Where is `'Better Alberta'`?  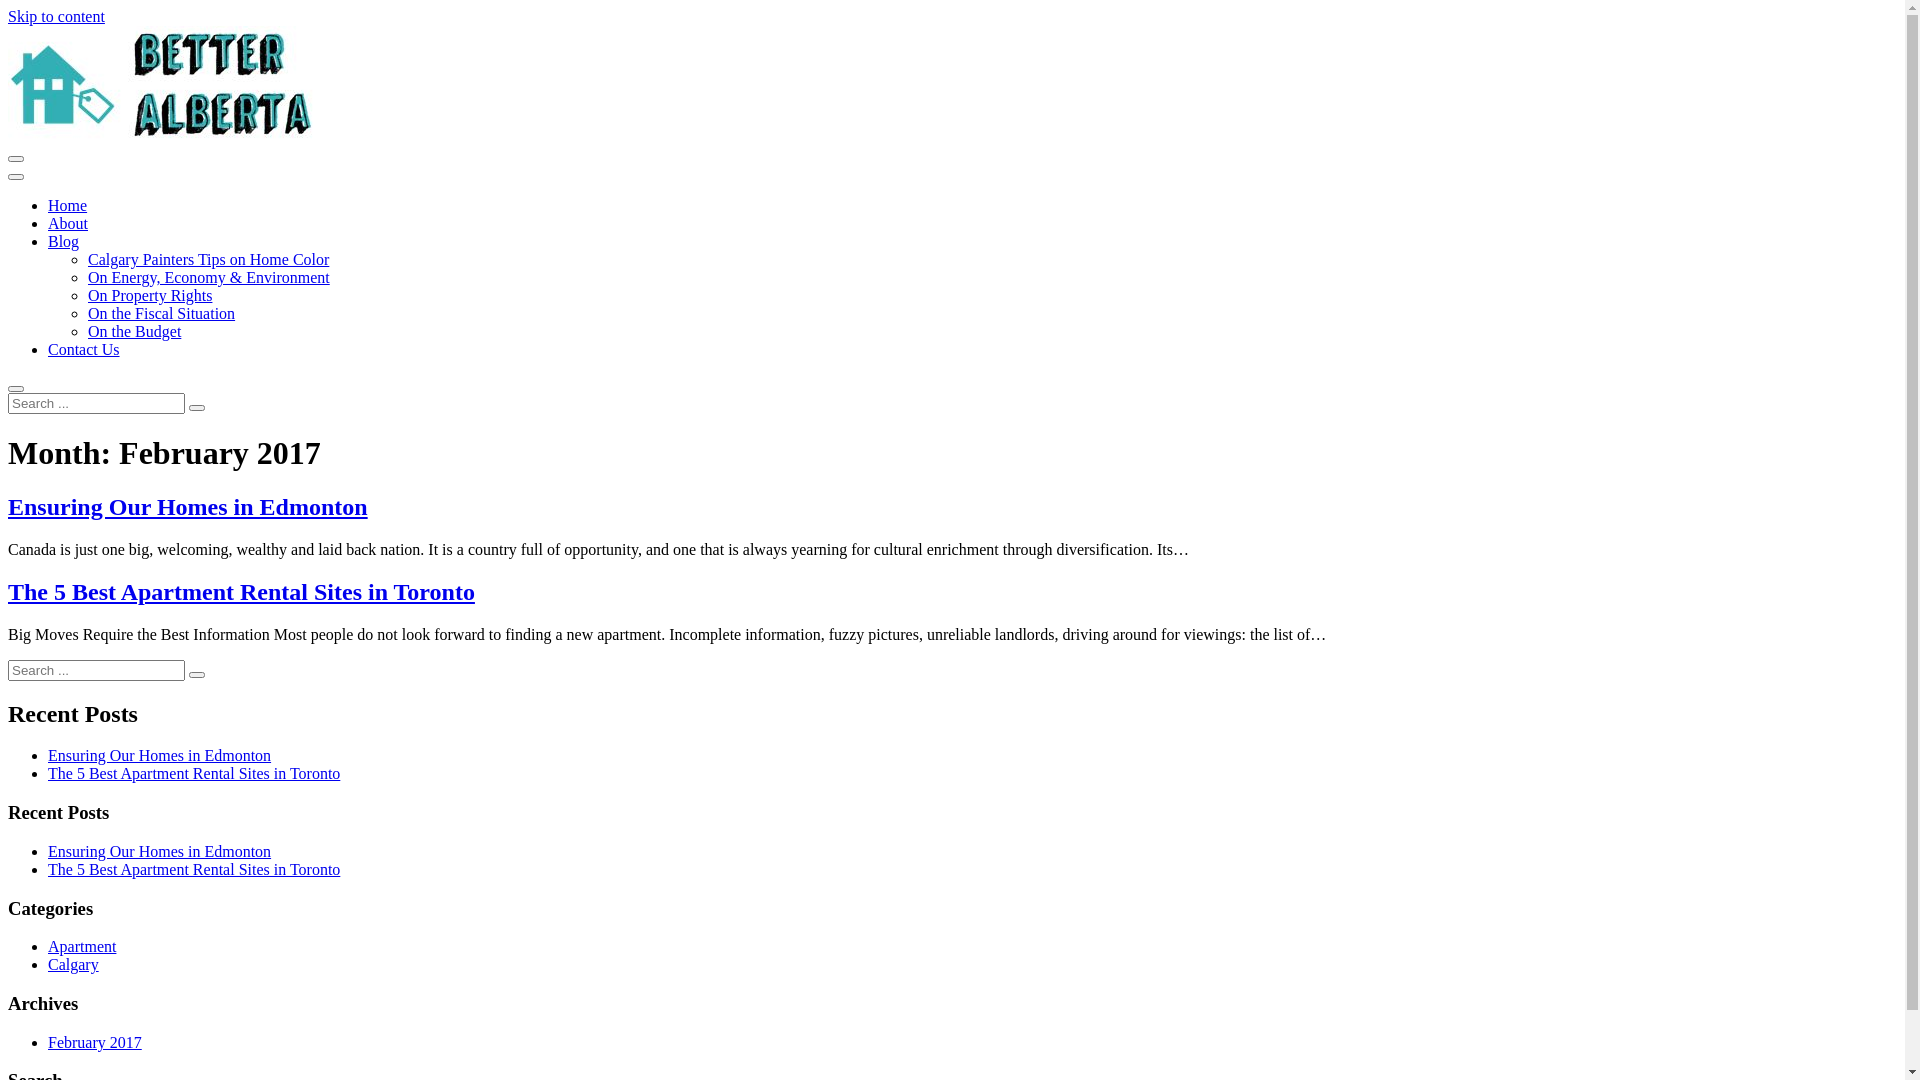
'Better Alberta' is located at coordinates (162, 135).